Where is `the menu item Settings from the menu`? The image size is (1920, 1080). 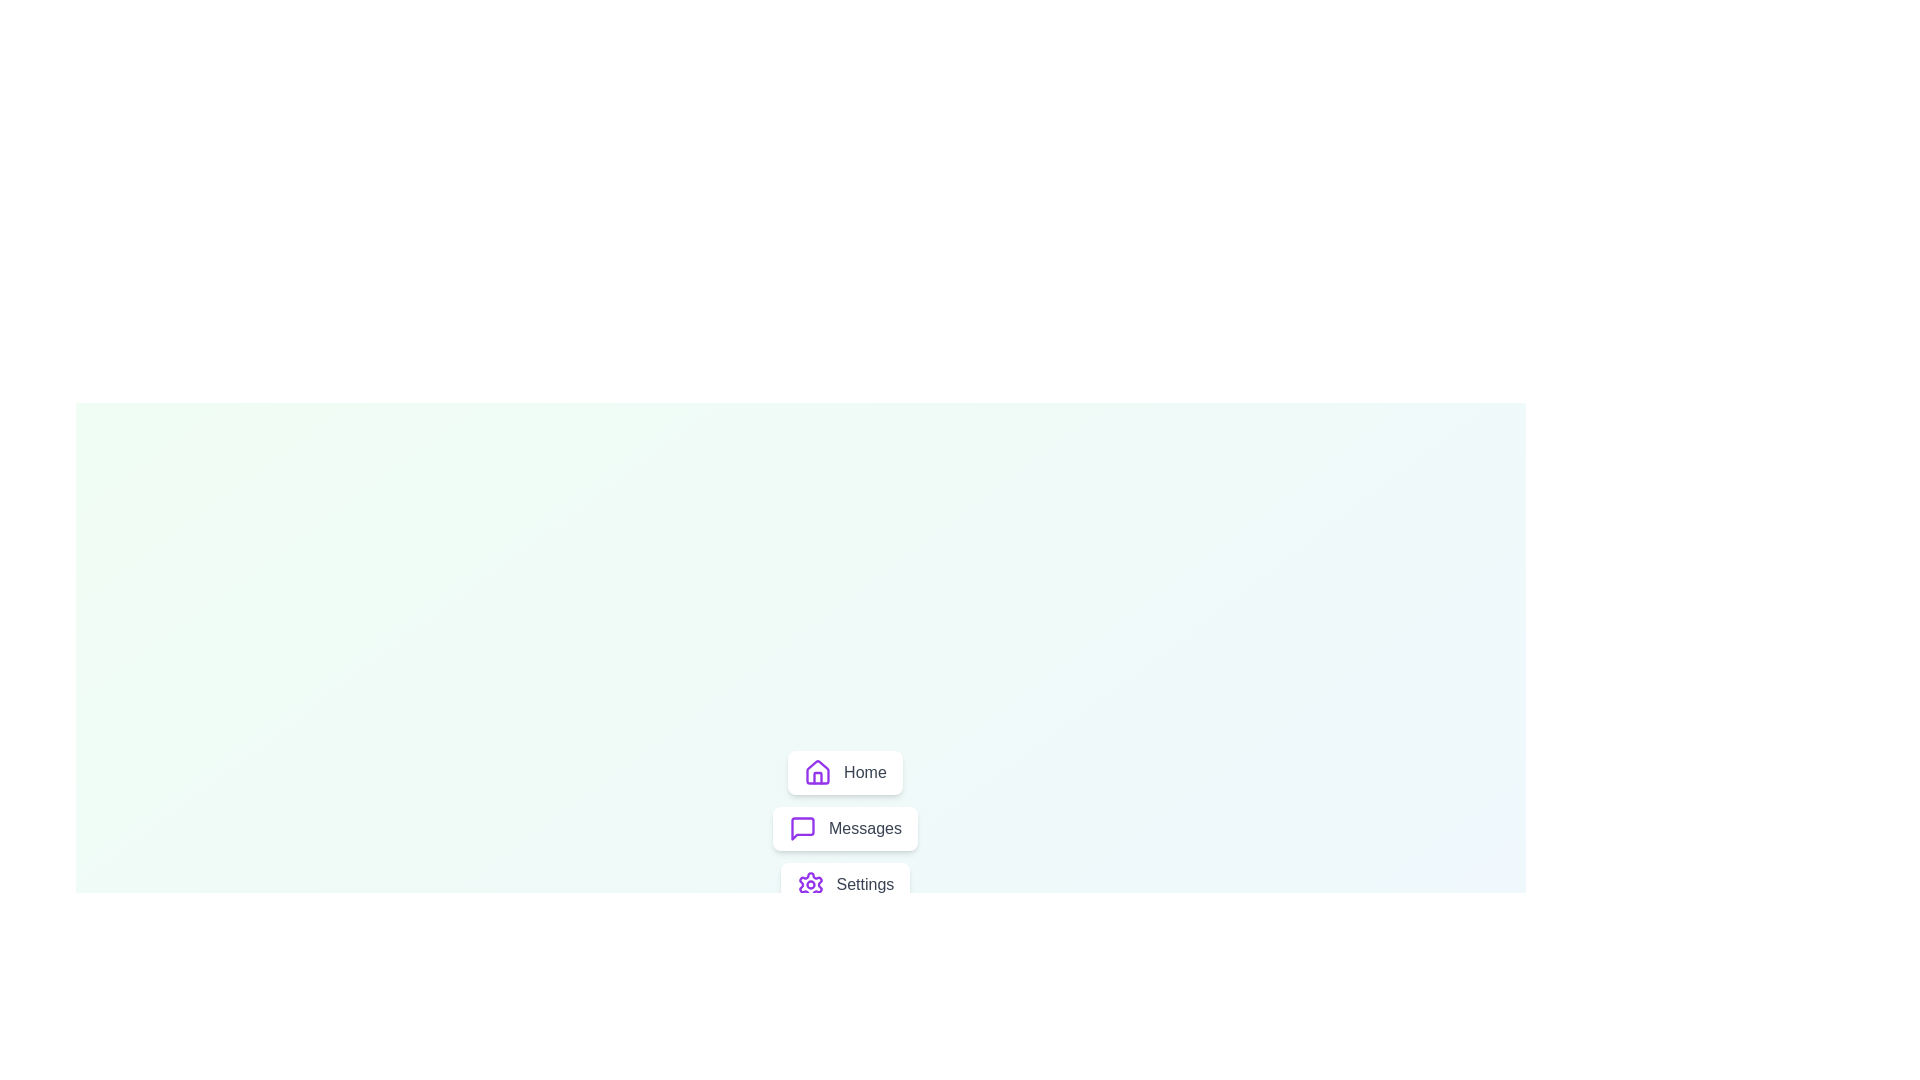
the menu item Settings from the menu is located at coordinates (844, 883).